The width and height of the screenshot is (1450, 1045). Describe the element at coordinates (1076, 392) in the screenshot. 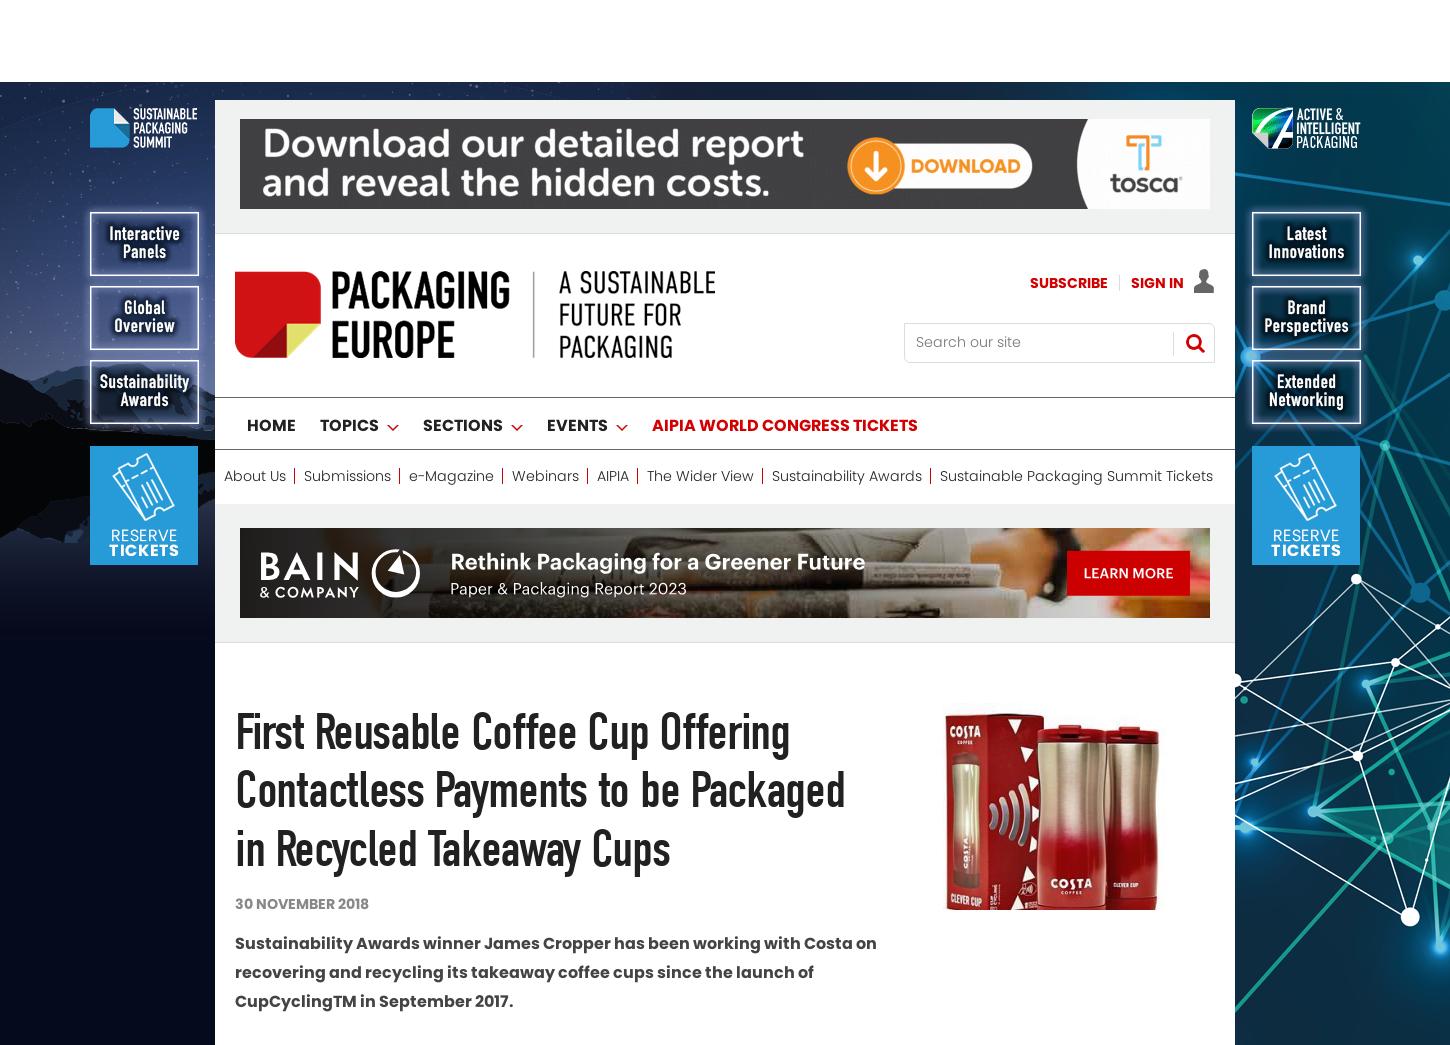

I see `'Sustainable Packaging Summit Tickets'` at that location.